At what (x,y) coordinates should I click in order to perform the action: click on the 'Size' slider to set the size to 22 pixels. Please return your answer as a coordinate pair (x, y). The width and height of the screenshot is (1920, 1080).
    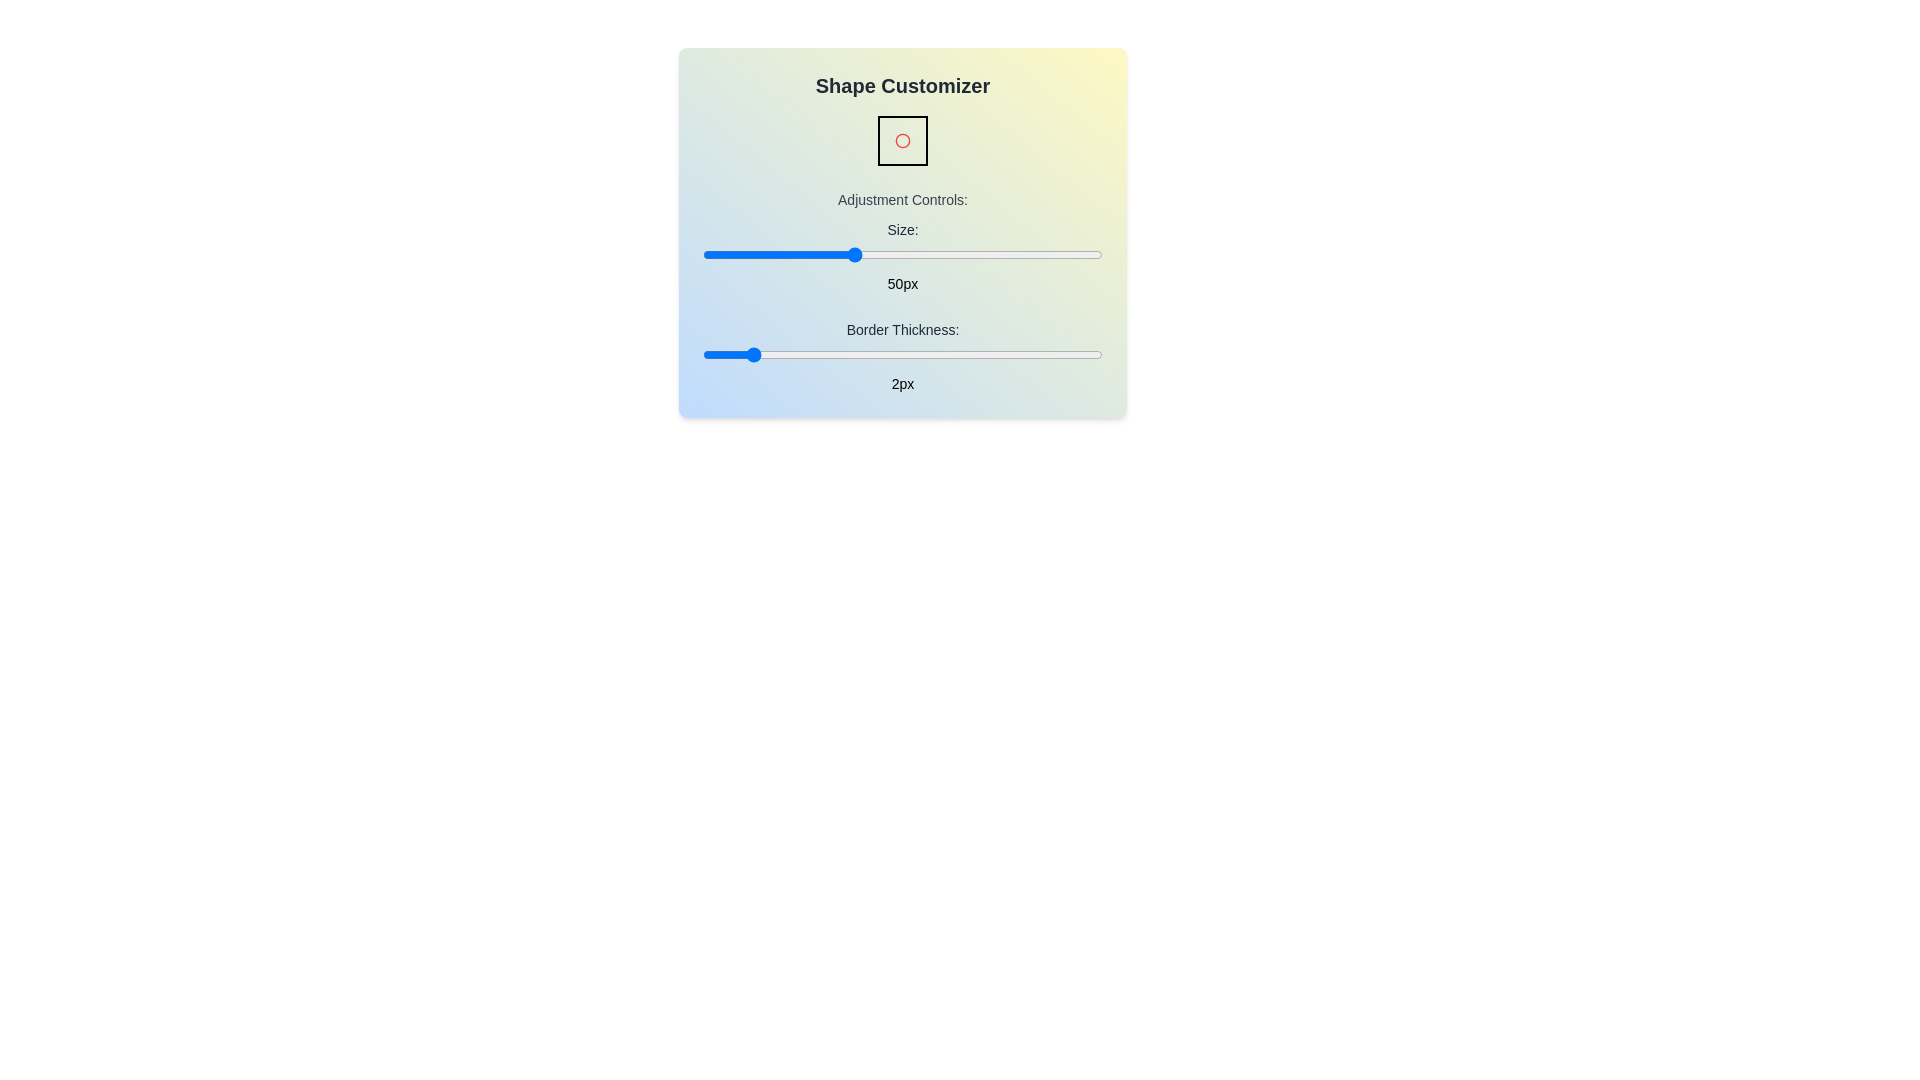
    Looking at the image, I should click on (713, 253).